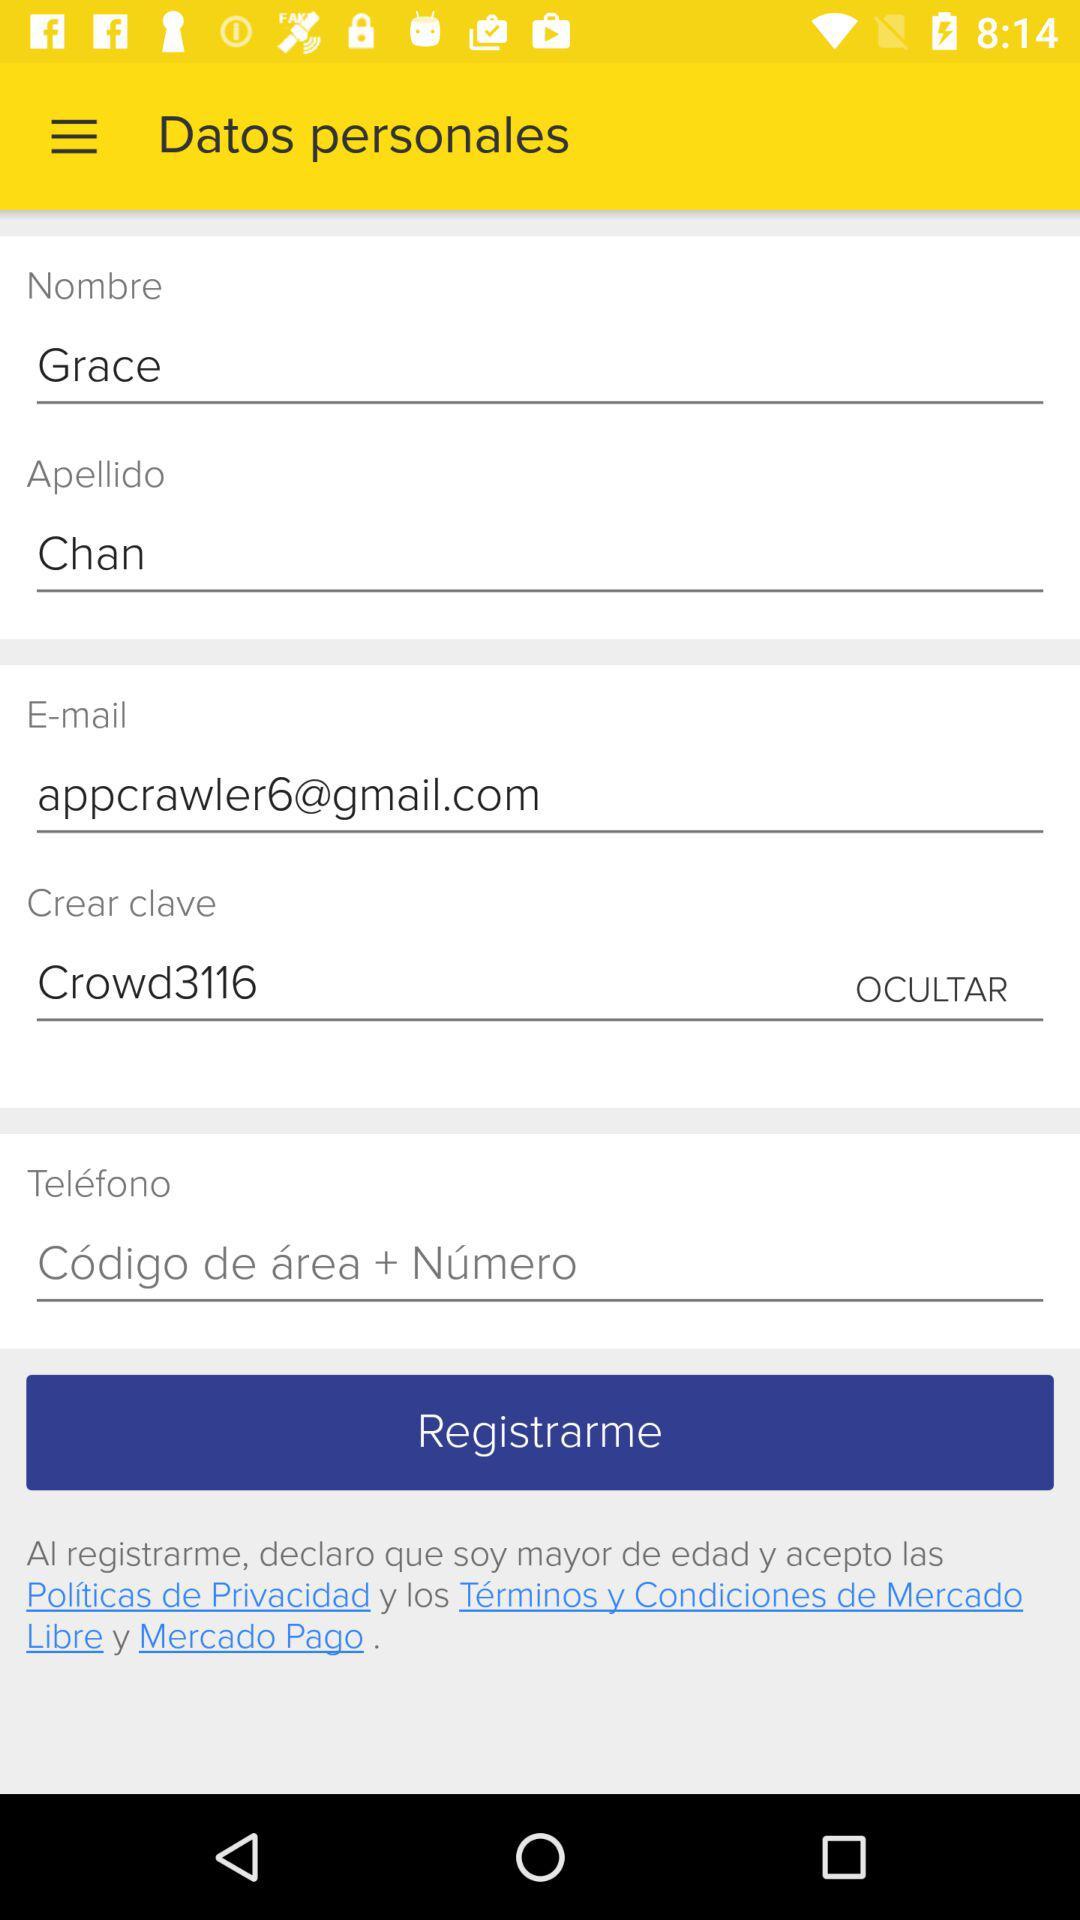 Image resolution: width=1080 pixels, height=1920 pixels. I want to click on the icon below the nombre, so click(540, 367).